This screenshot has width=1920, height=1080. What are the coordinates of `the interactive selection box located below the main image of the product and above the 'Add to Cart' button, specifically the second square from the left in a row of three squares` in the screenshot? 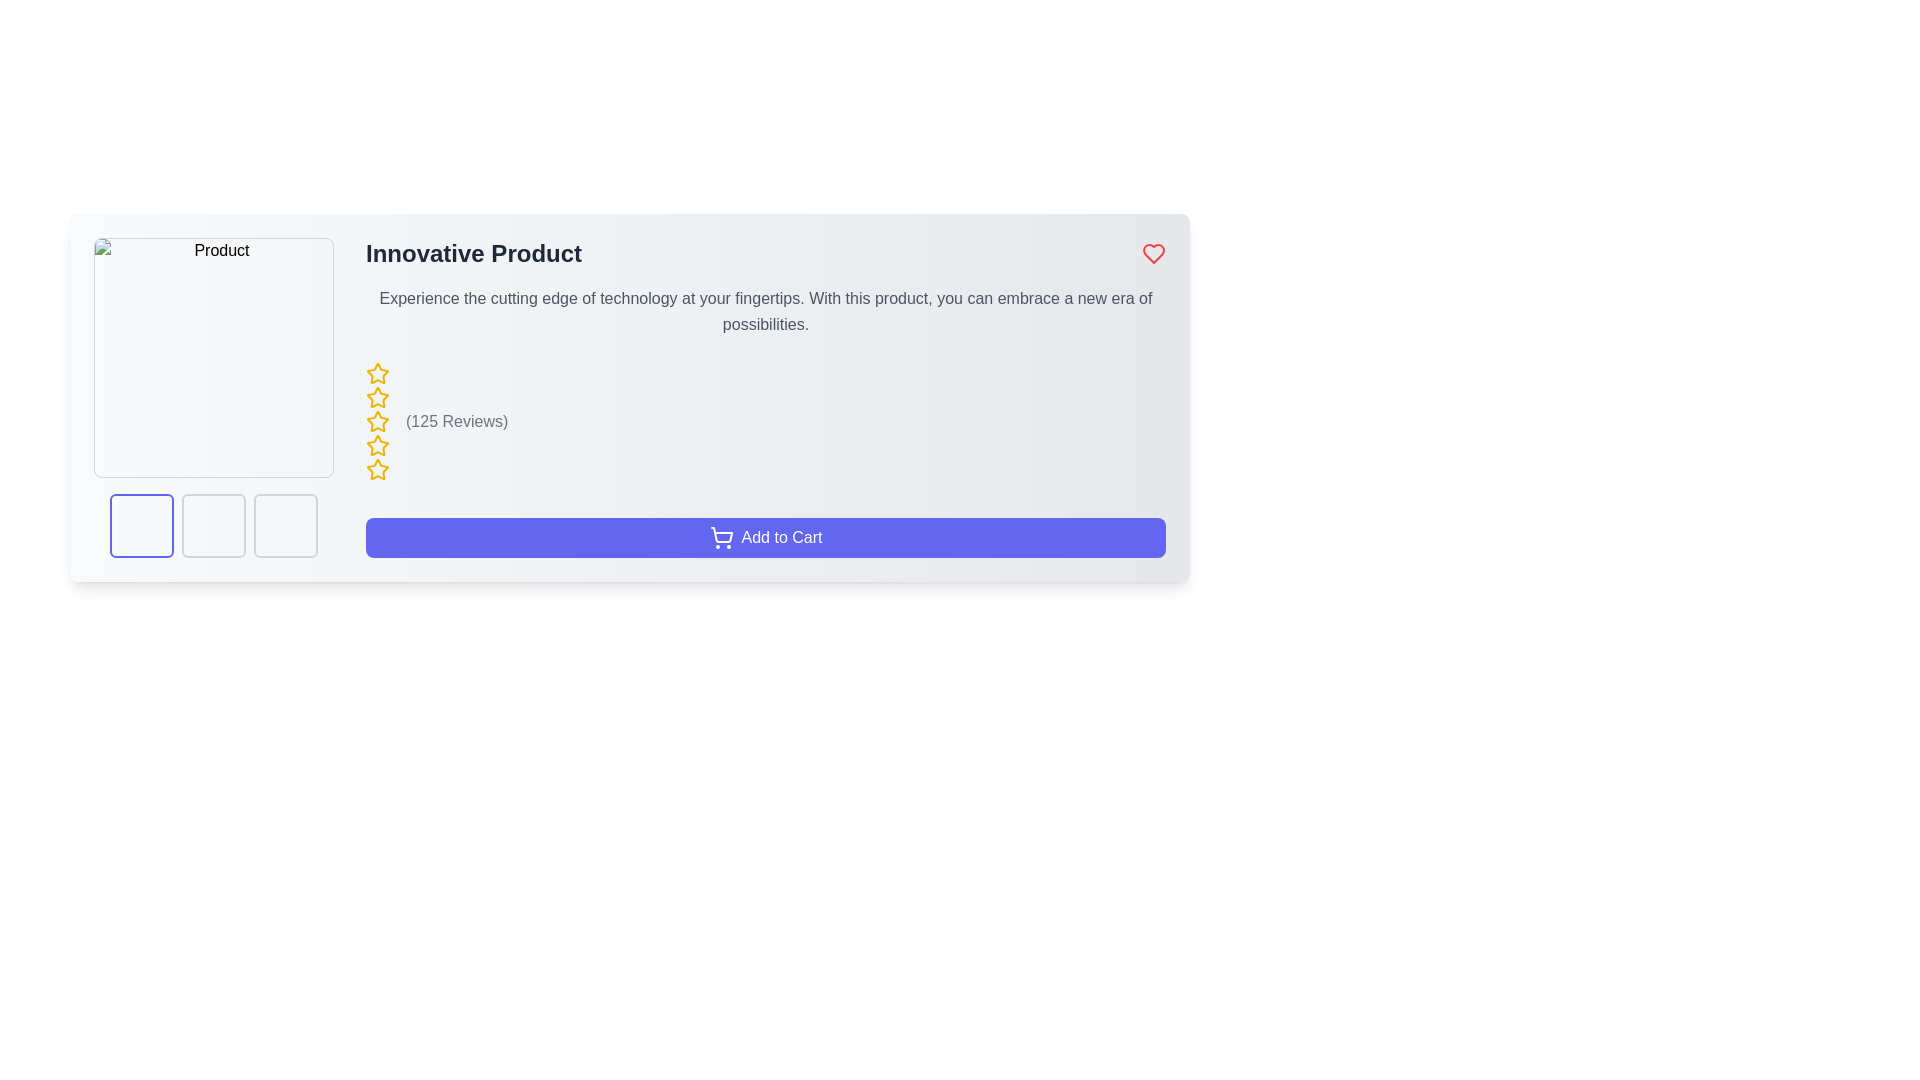 It's located at (214, 524).